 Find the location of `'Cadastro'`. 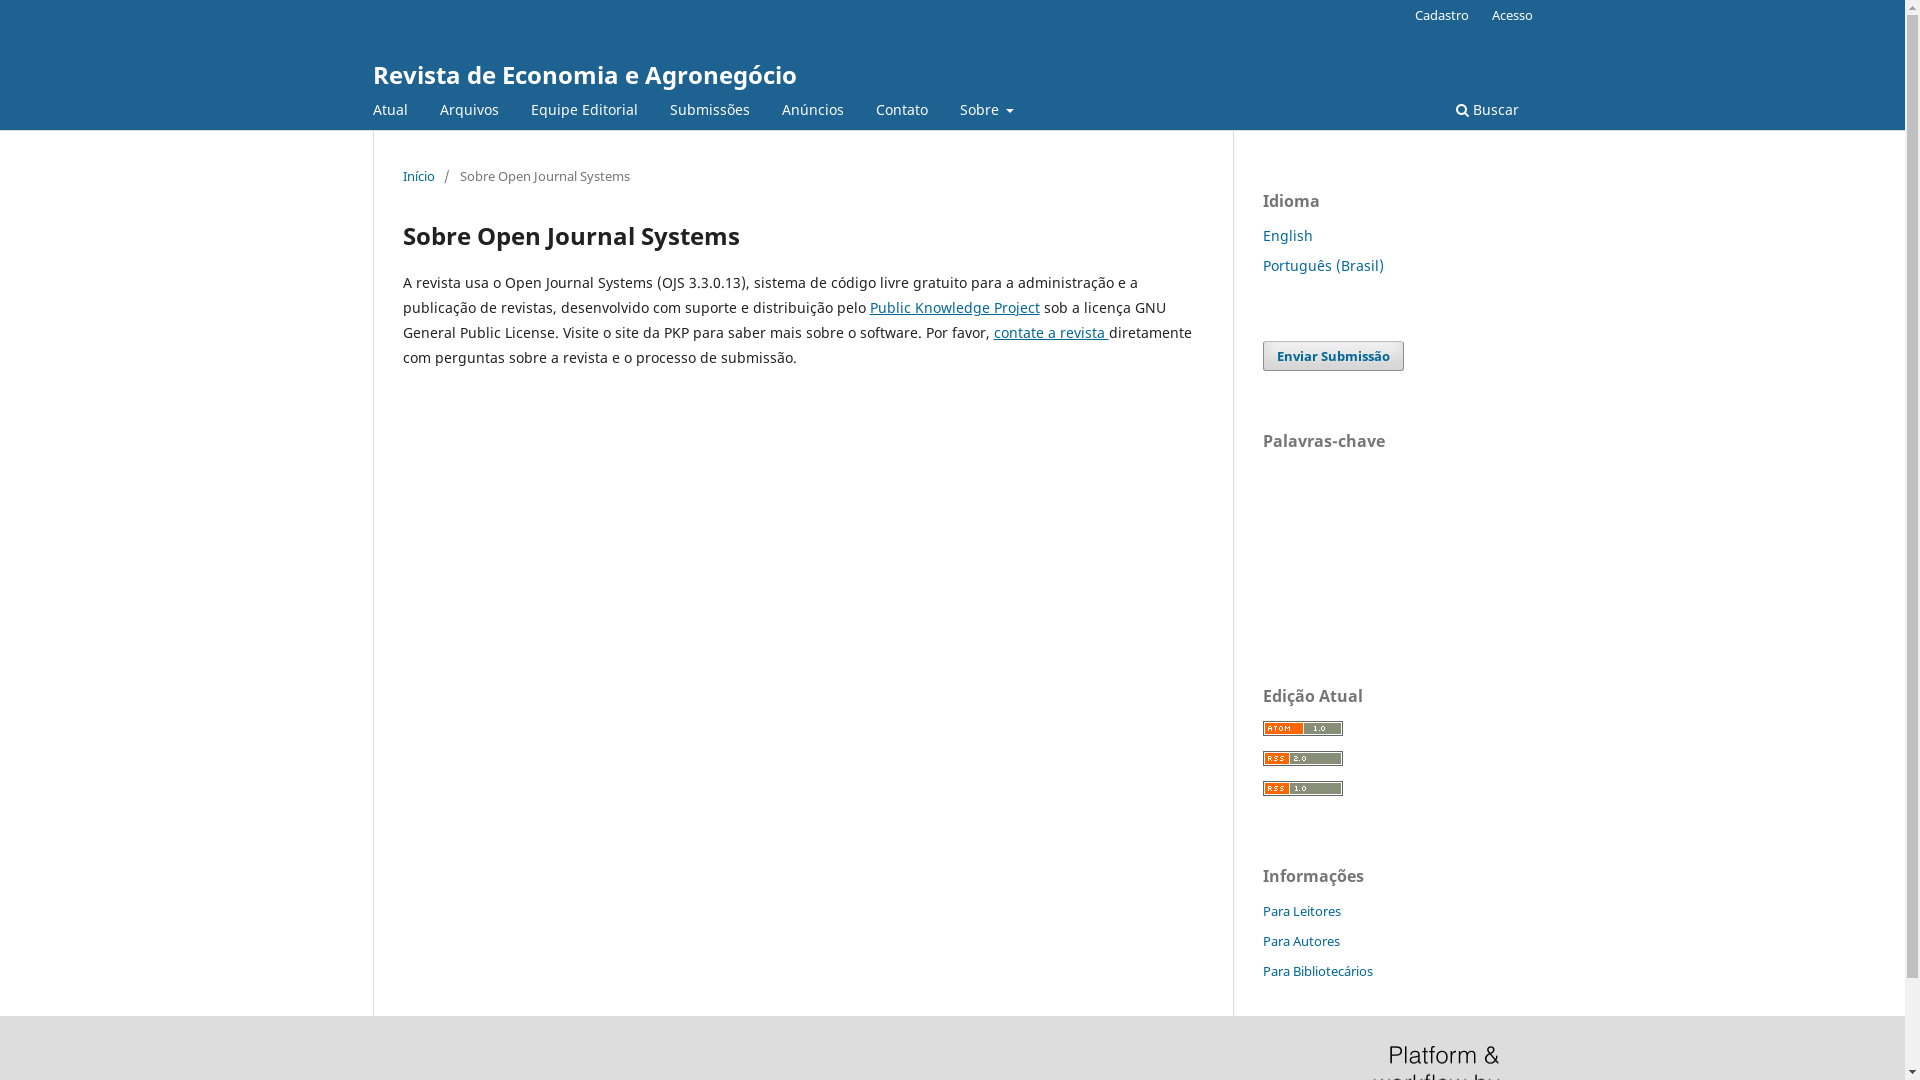

'Cadastro' is located at coordinates (1441, 15).